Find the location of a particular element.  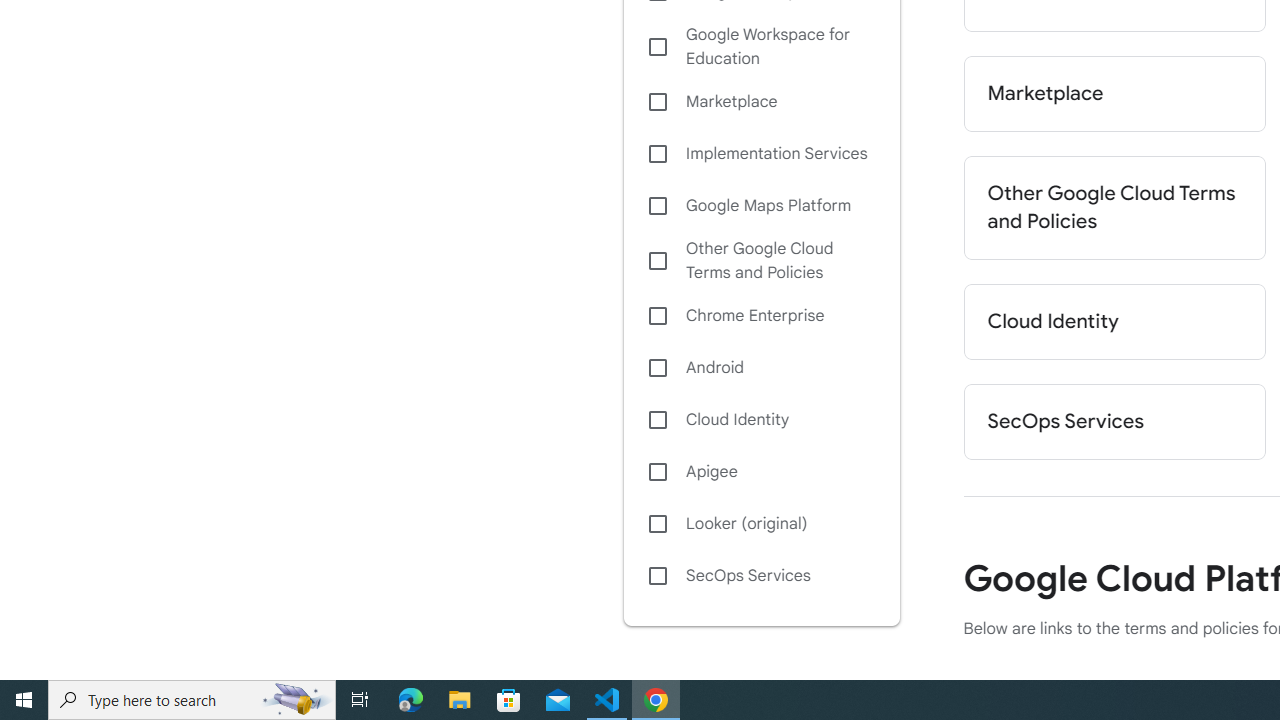

'Chrome Enterprise' is located at coordinates (760, 315).